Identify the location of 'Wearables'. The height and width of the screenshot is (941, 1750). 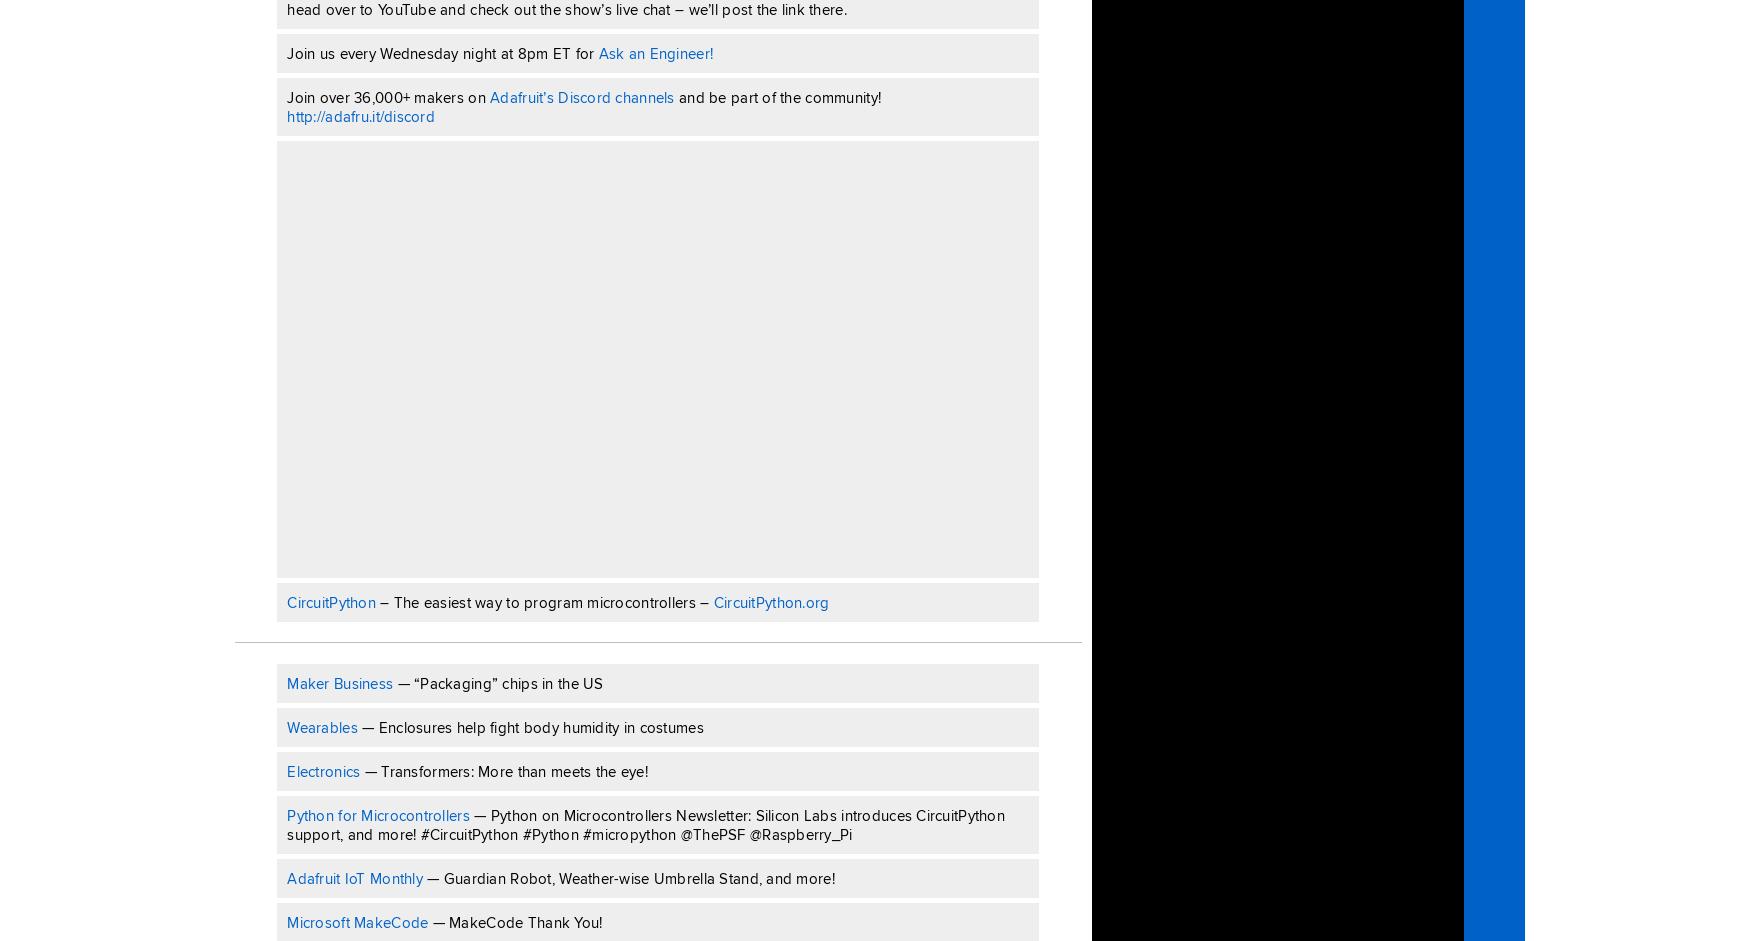
(322, 727).